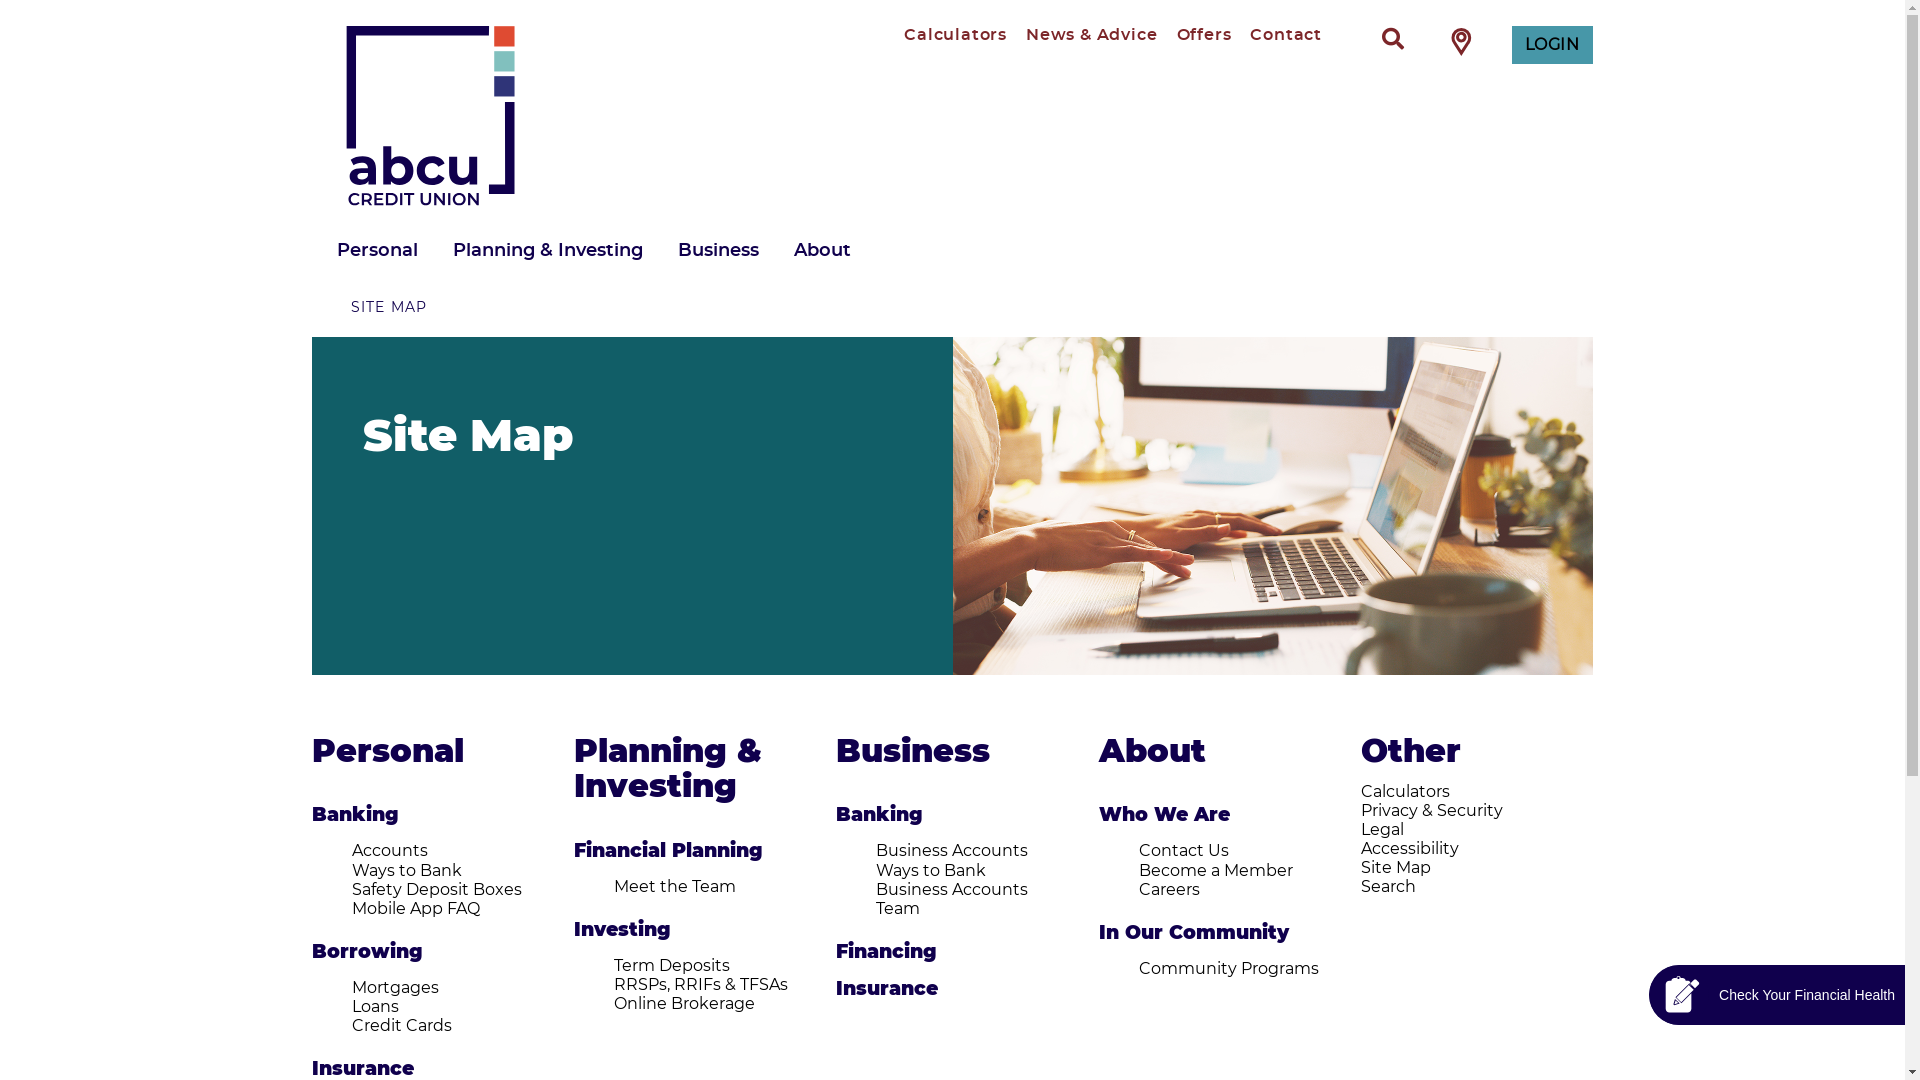  What do you see at coordinates (885, 951) in the screenshot?
I see `'Financing'` at bounding box center [885, 951].